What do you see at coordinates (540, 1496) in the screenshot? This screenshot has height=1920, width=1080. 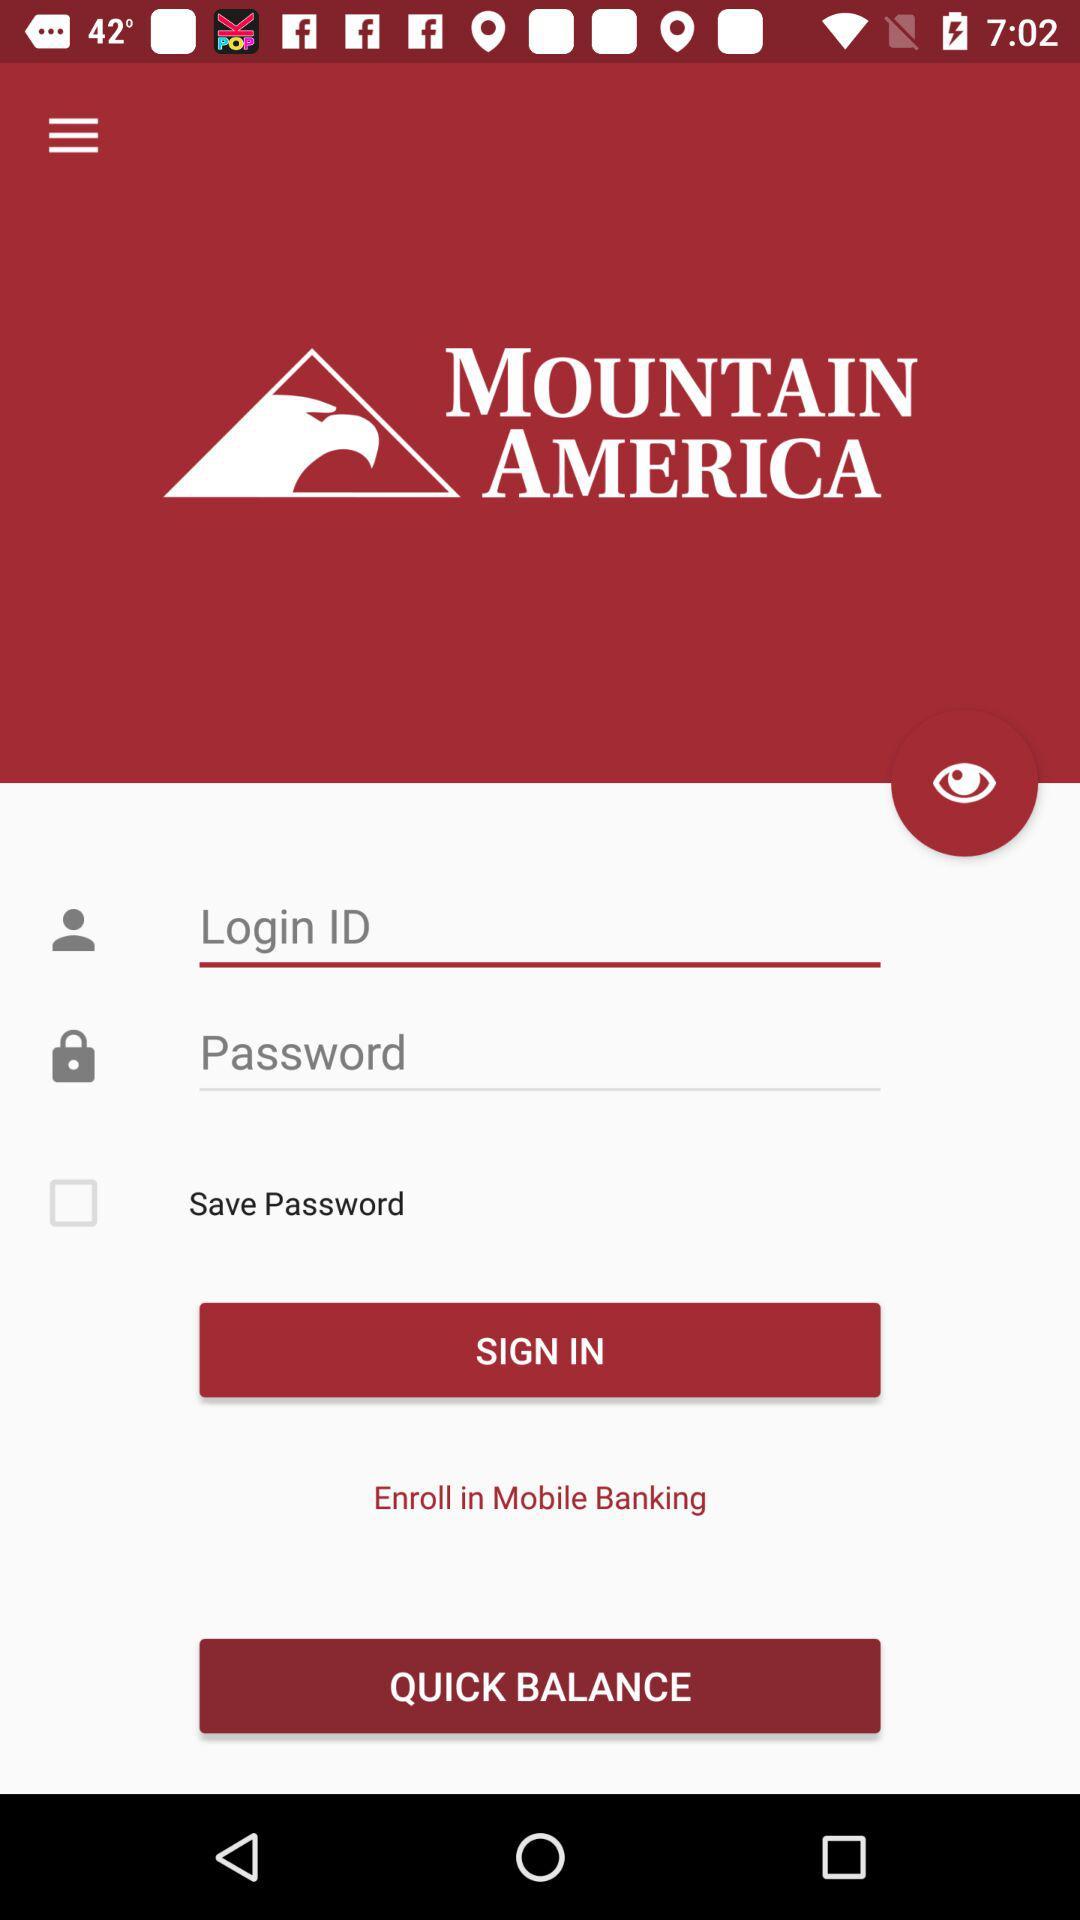 I see `the enroll in mobile item` at bounding box center [540, 1496].